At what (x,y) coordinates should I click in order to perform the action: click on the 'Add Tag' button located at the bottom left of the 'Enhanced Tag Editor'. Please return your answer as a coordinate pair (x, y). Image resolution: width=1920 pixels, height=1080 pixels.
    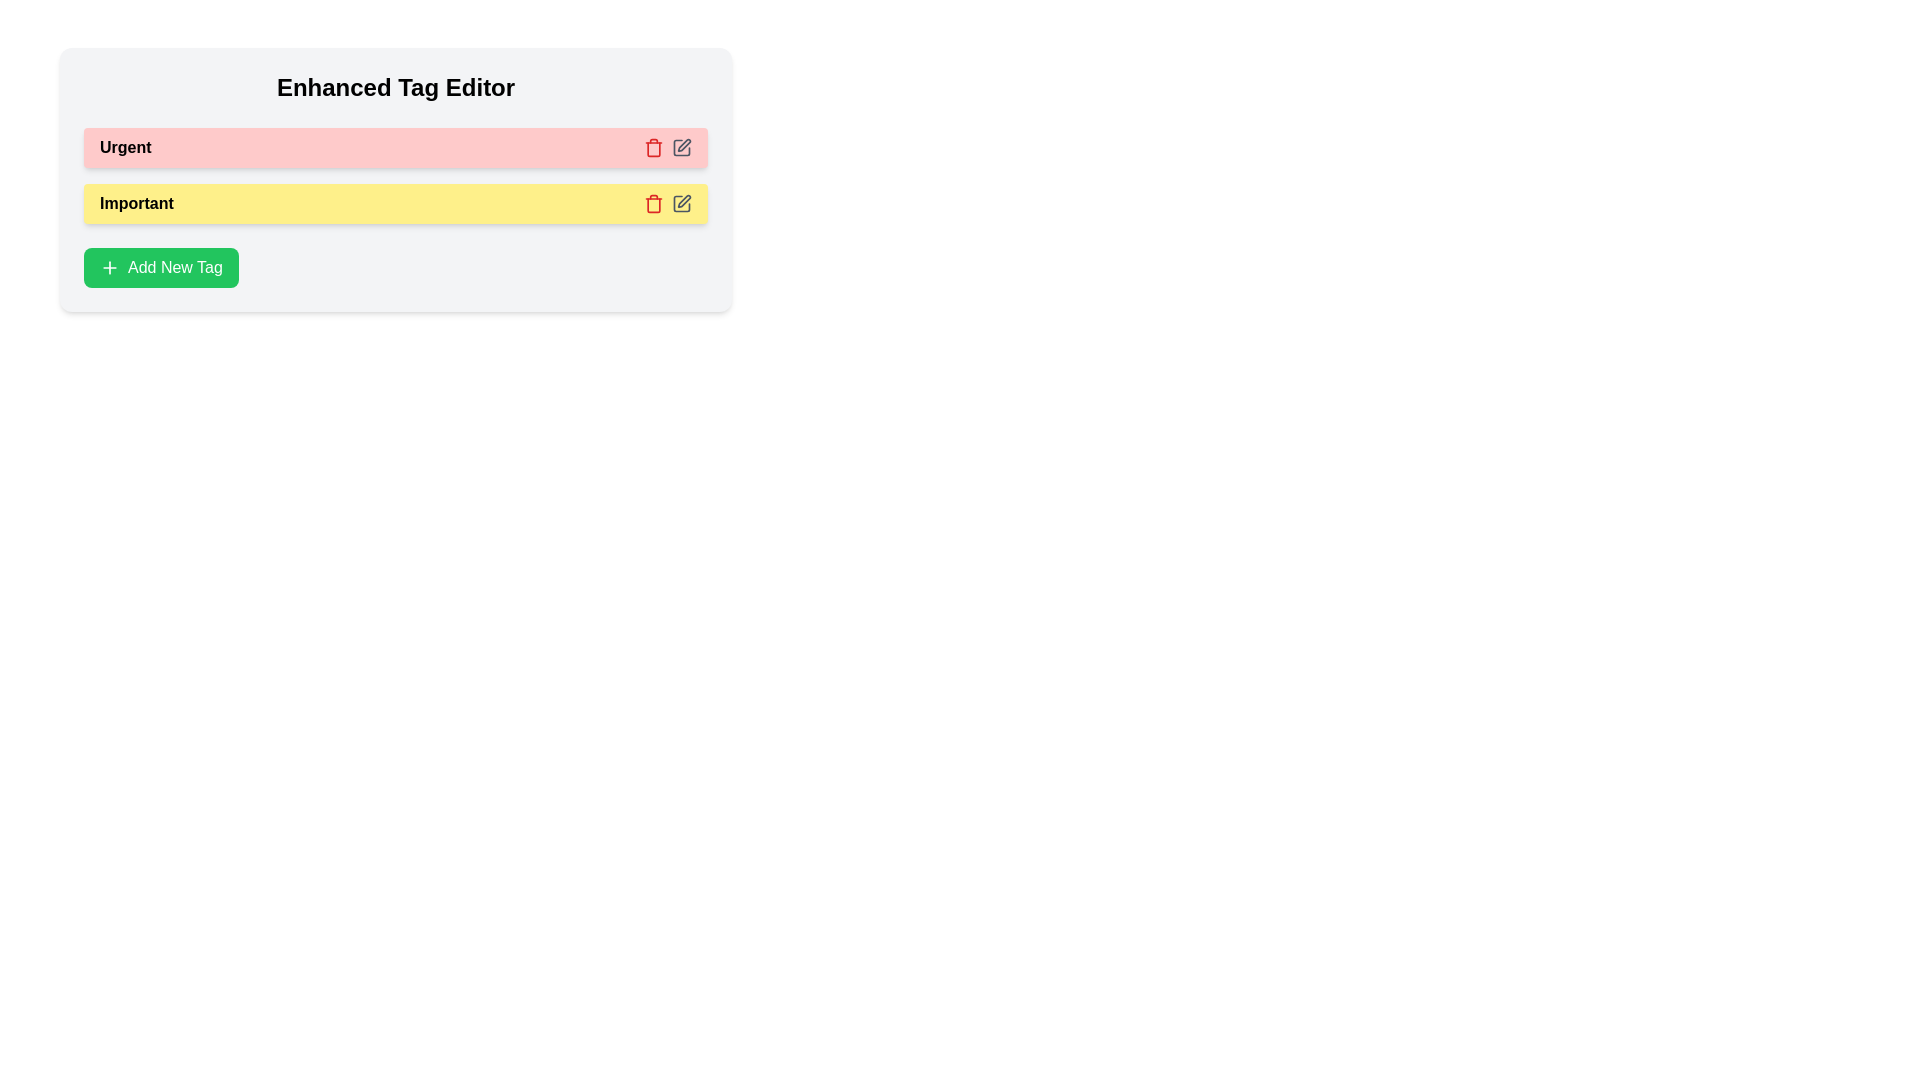
    Looking at the image, I should click on (161, 266).